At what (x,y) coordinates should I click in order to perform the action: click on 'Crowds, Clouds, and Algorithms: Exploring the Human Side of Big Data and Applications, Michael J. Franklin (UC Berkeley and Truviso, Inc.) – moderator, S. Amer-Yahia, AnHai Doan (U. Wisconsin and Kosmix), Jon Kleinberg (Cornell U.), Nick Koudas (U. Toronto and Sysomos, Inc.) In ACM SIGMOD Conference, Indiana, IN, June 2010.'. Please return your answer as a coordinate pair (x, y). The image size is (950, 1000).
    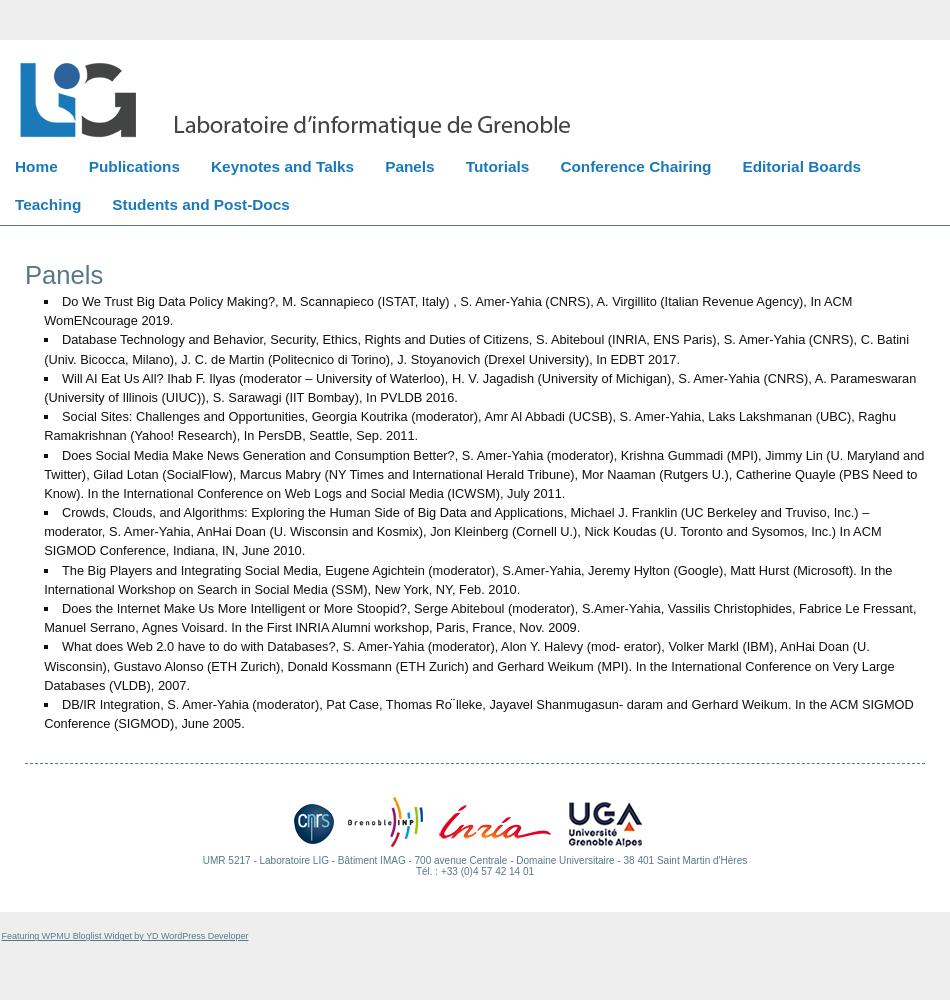
    Looking at the image, I should click on (43, 531).